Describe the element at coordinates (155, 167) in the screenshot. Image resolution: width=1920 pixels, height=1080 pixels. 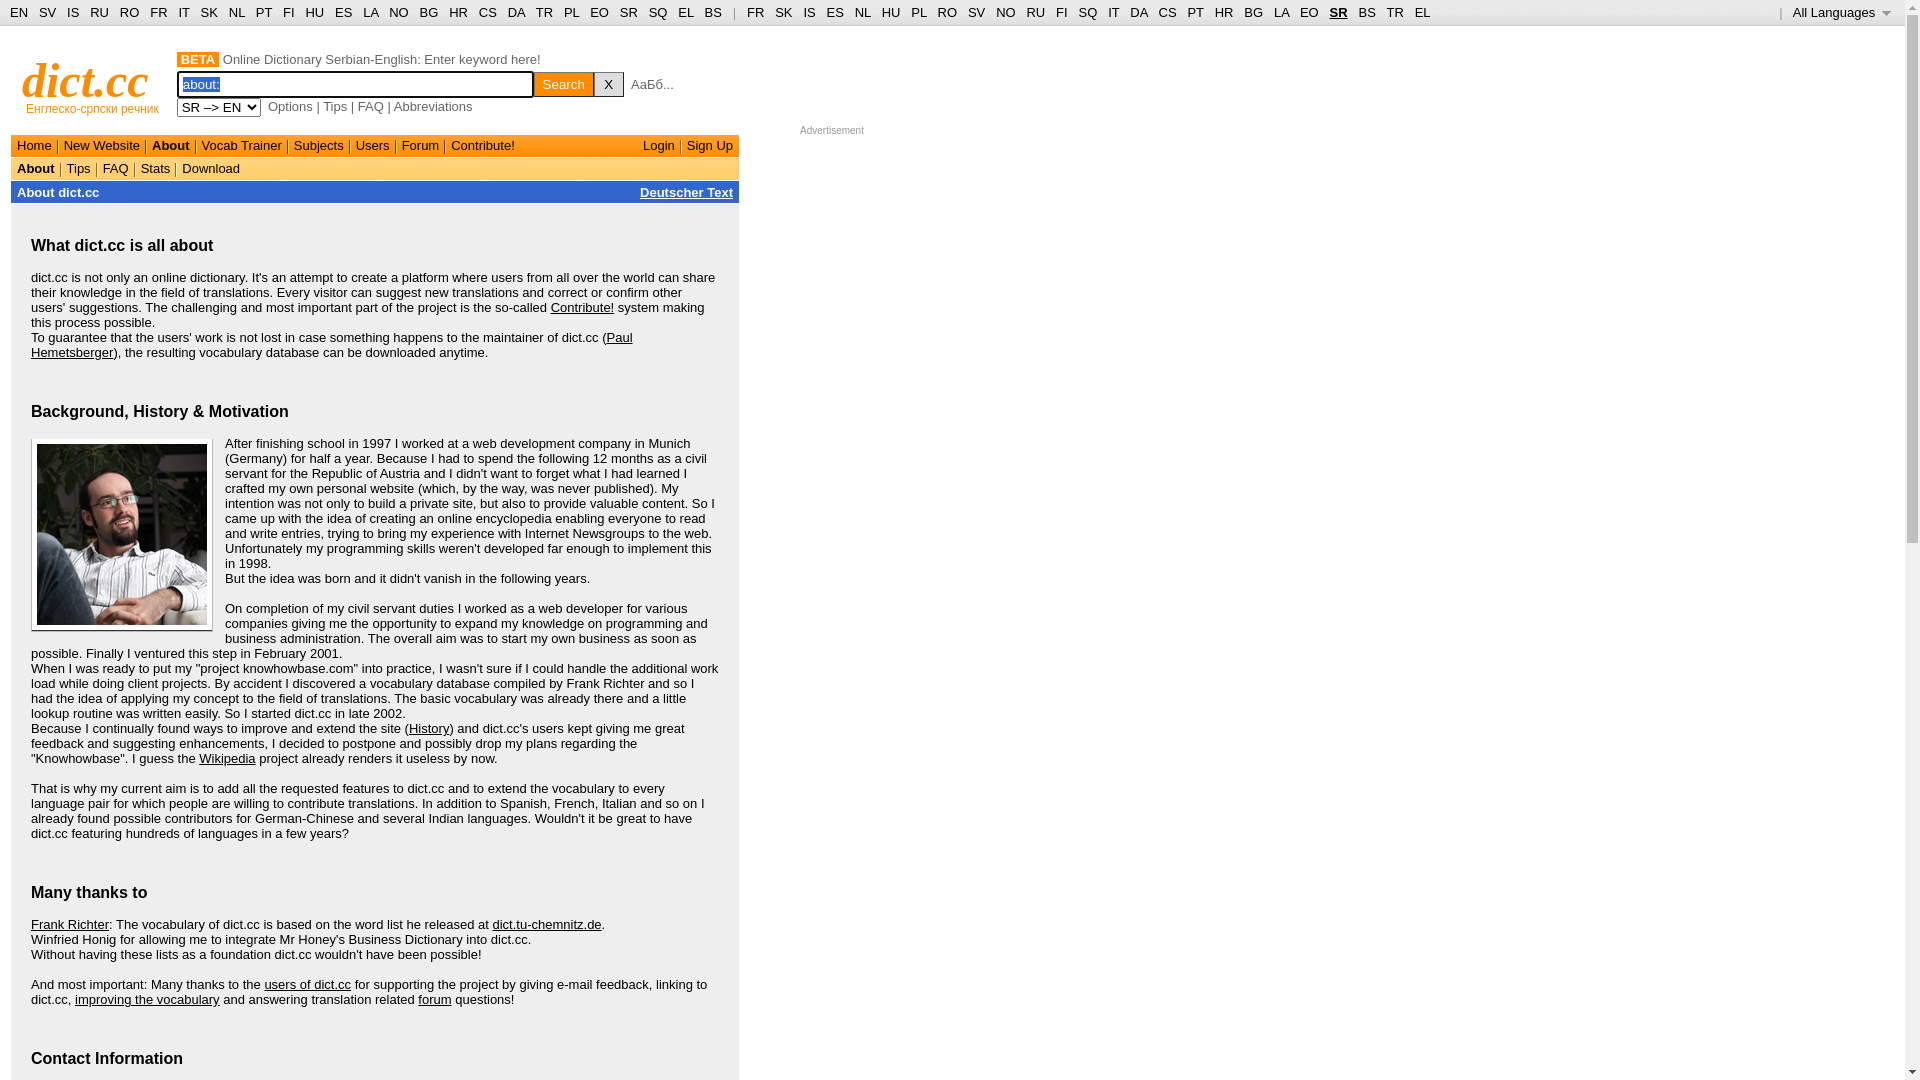
I see `'Stats'` at that location.